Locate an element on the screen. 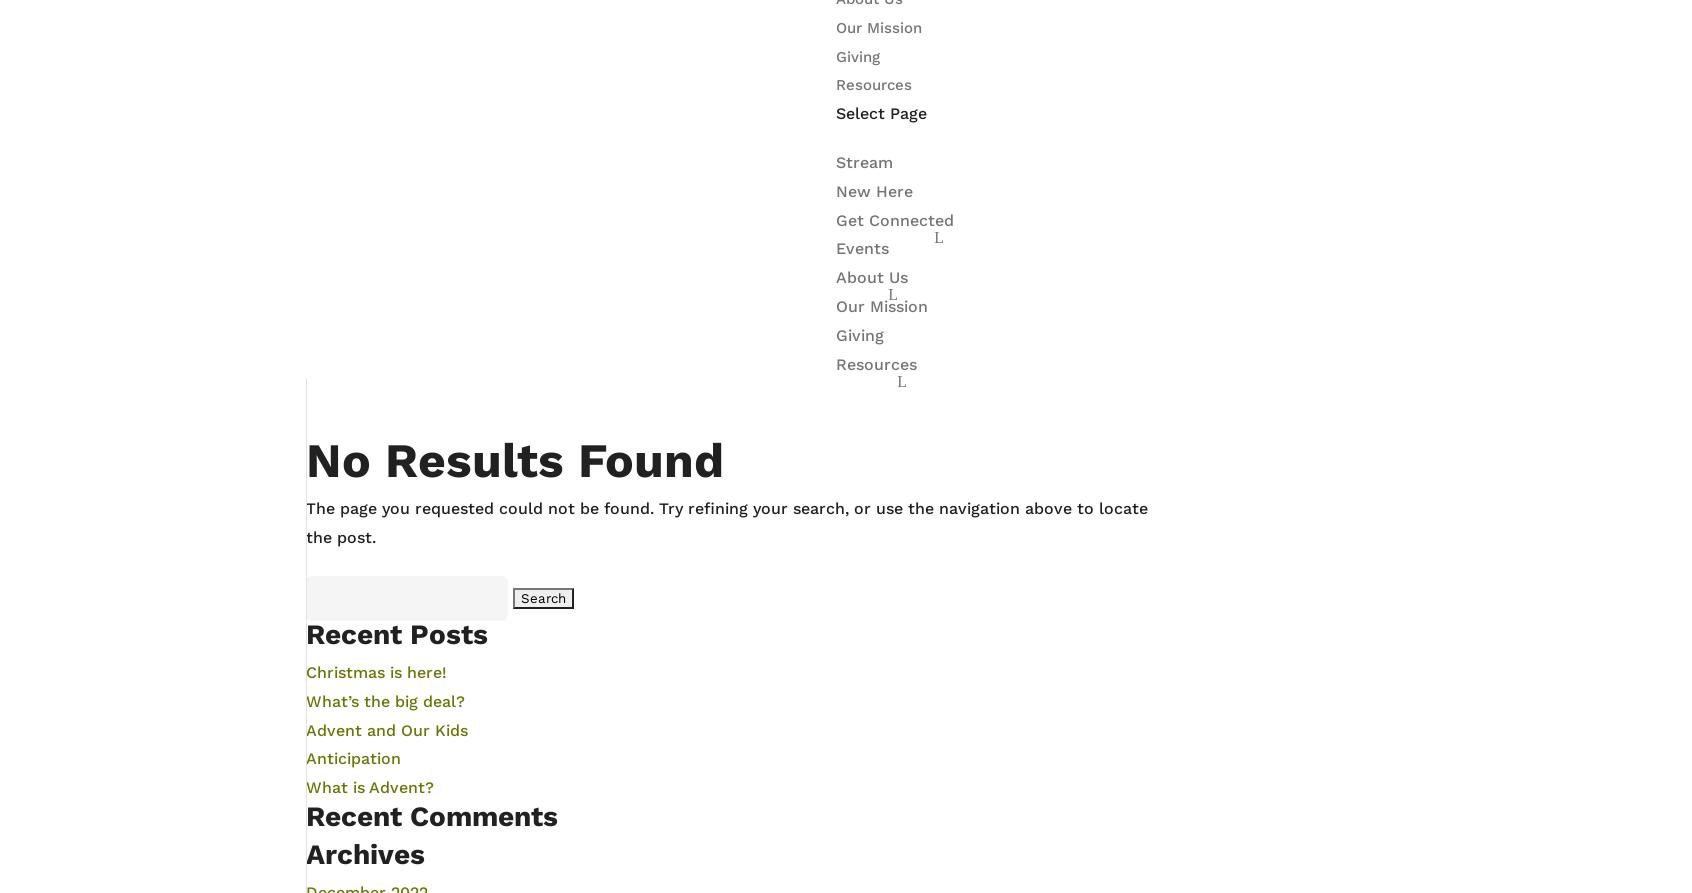 This screenshot has height=893, width=1692. 'Select Page' is located at coordinates (880, 113).